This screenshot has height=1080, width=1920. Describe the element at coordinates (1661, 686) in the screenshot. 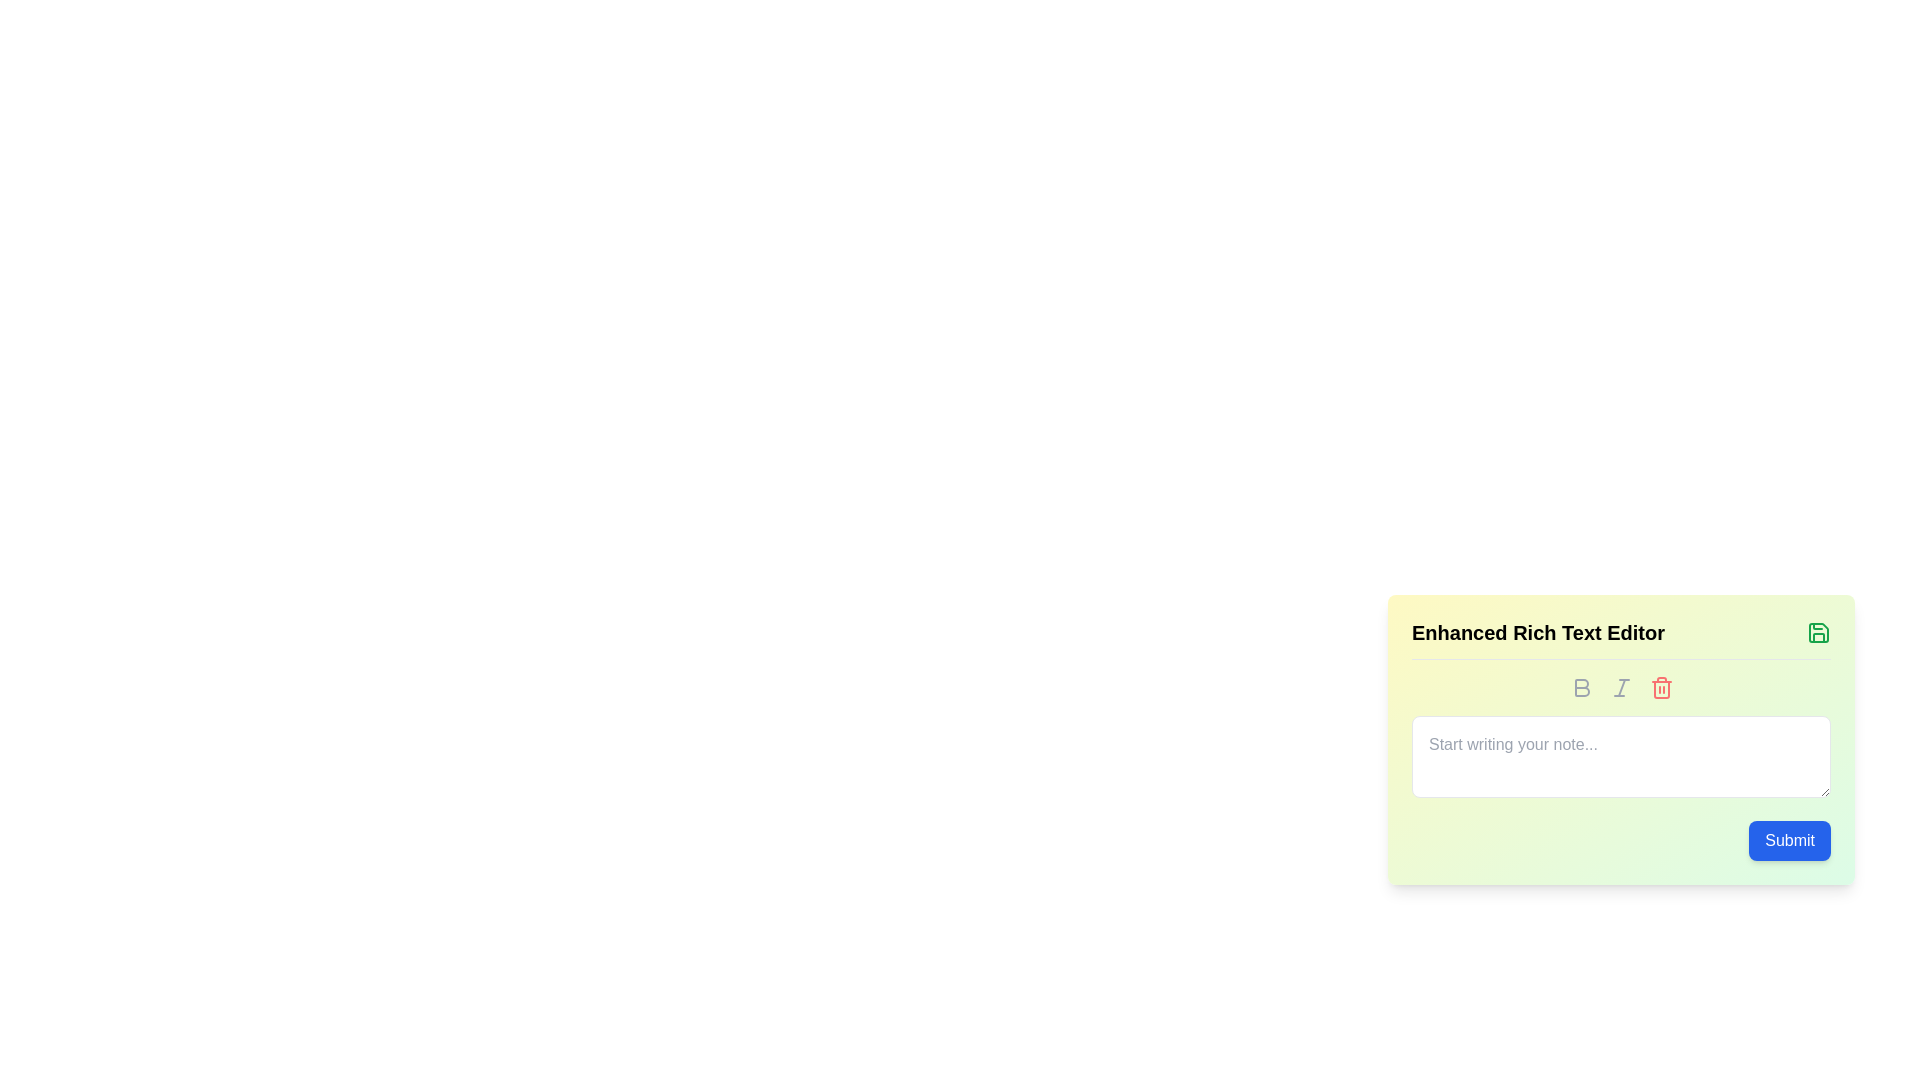

I see `the delete icon button in the Enhanced Rich Text Editor toolbar` at that location.